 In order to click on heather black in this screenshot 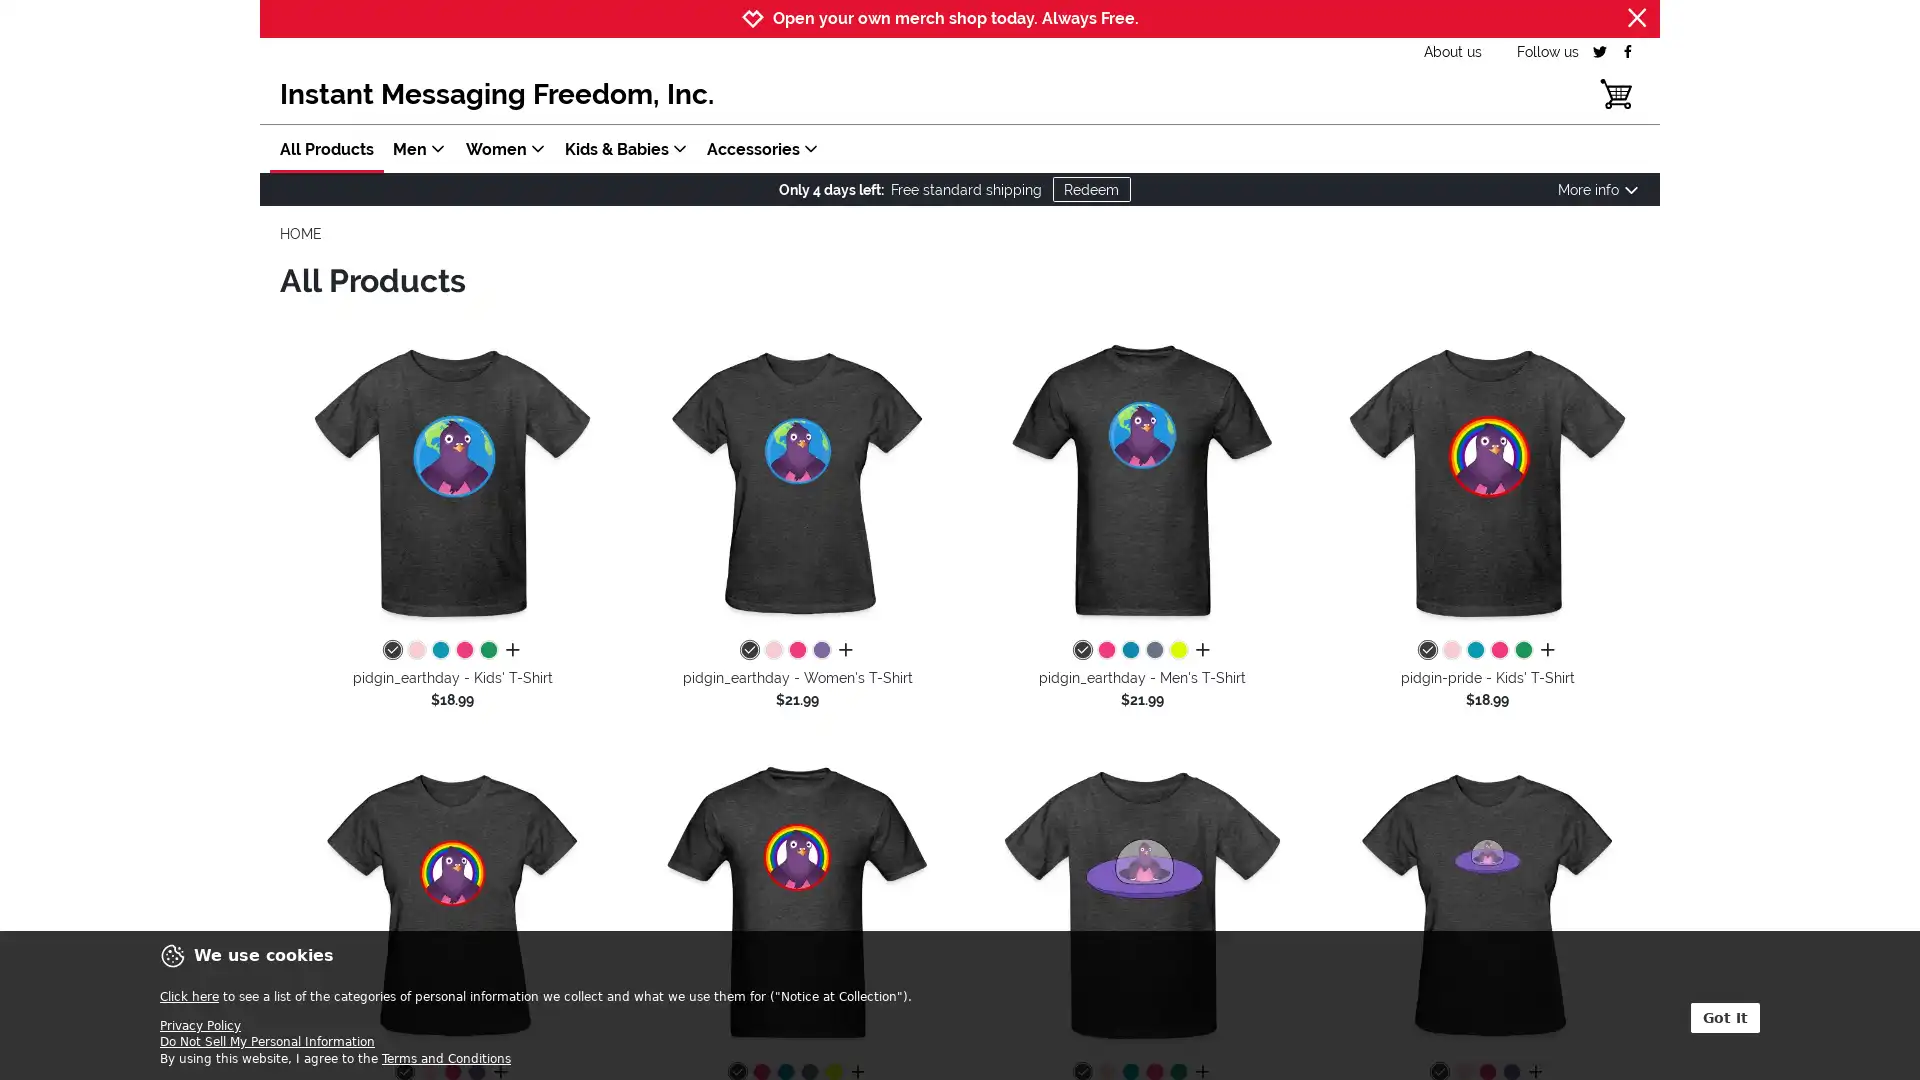, I will do `click(1080, 651)`.